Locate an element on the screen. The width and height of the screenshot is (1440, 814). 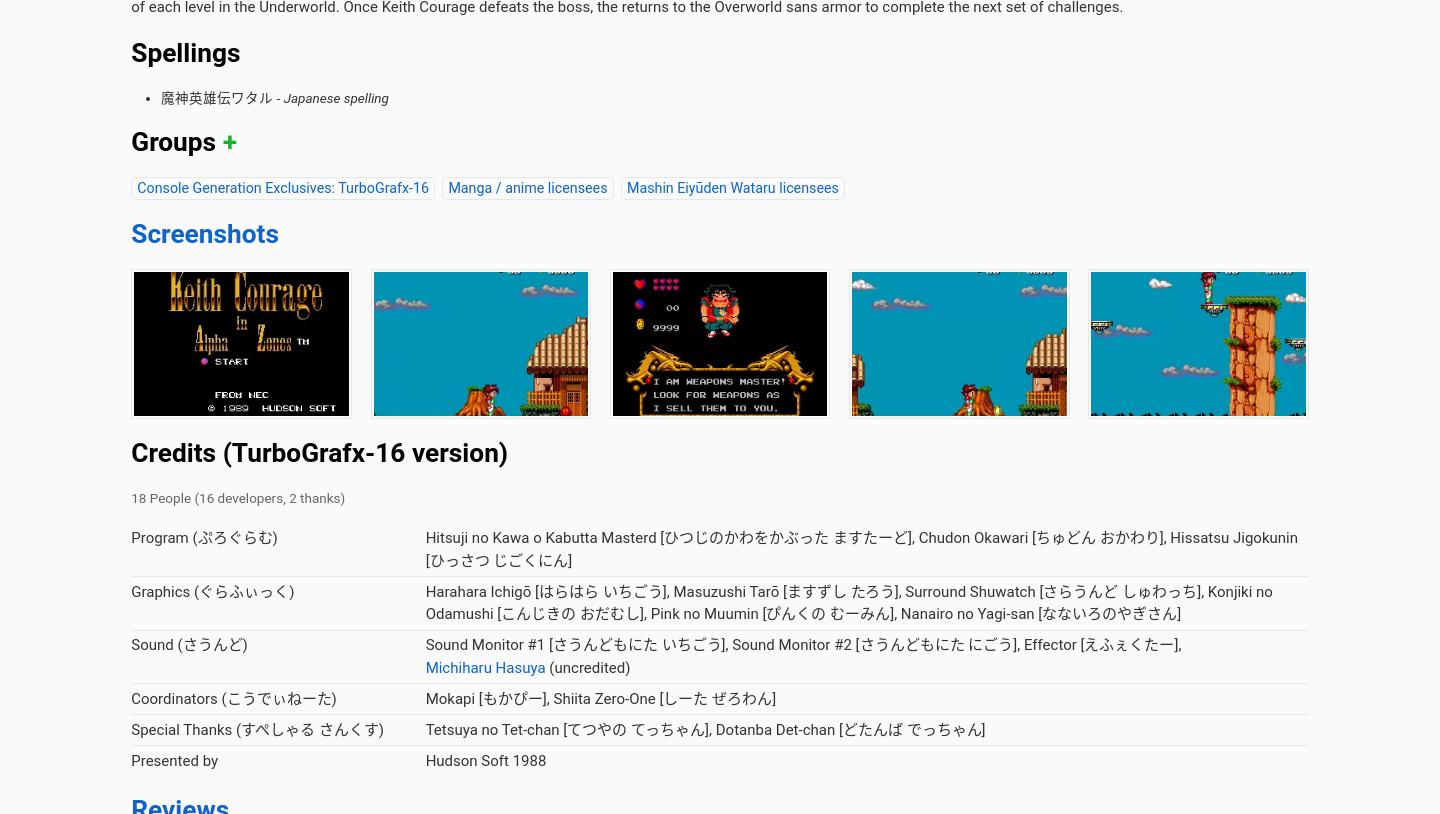
'Shoddyan' is located at coordinates (465, 274).